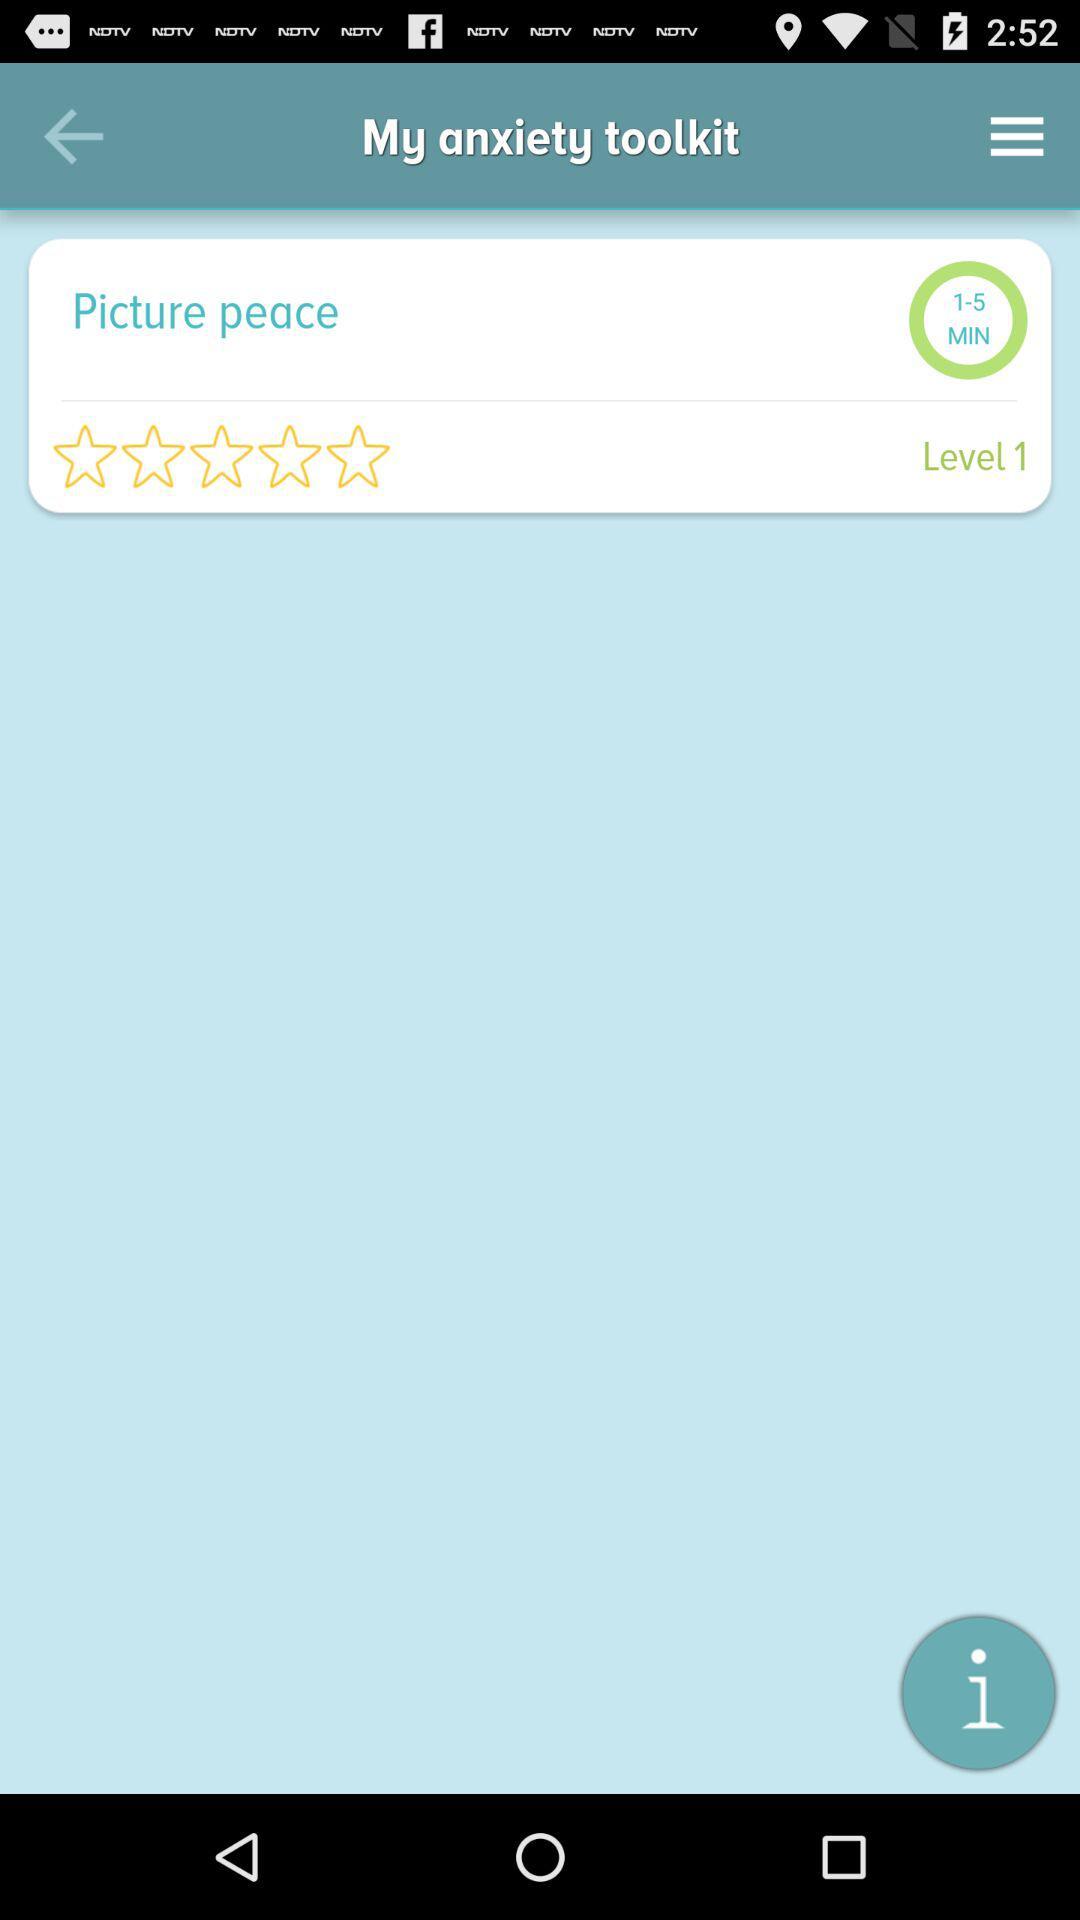 Image resolution: width=1080 pixels, height=1920 pixels. What do you see at coordinates (977, 1691) in the screenshot?
I see `item at the bottom right corner` at bounding box center [977, 1691].